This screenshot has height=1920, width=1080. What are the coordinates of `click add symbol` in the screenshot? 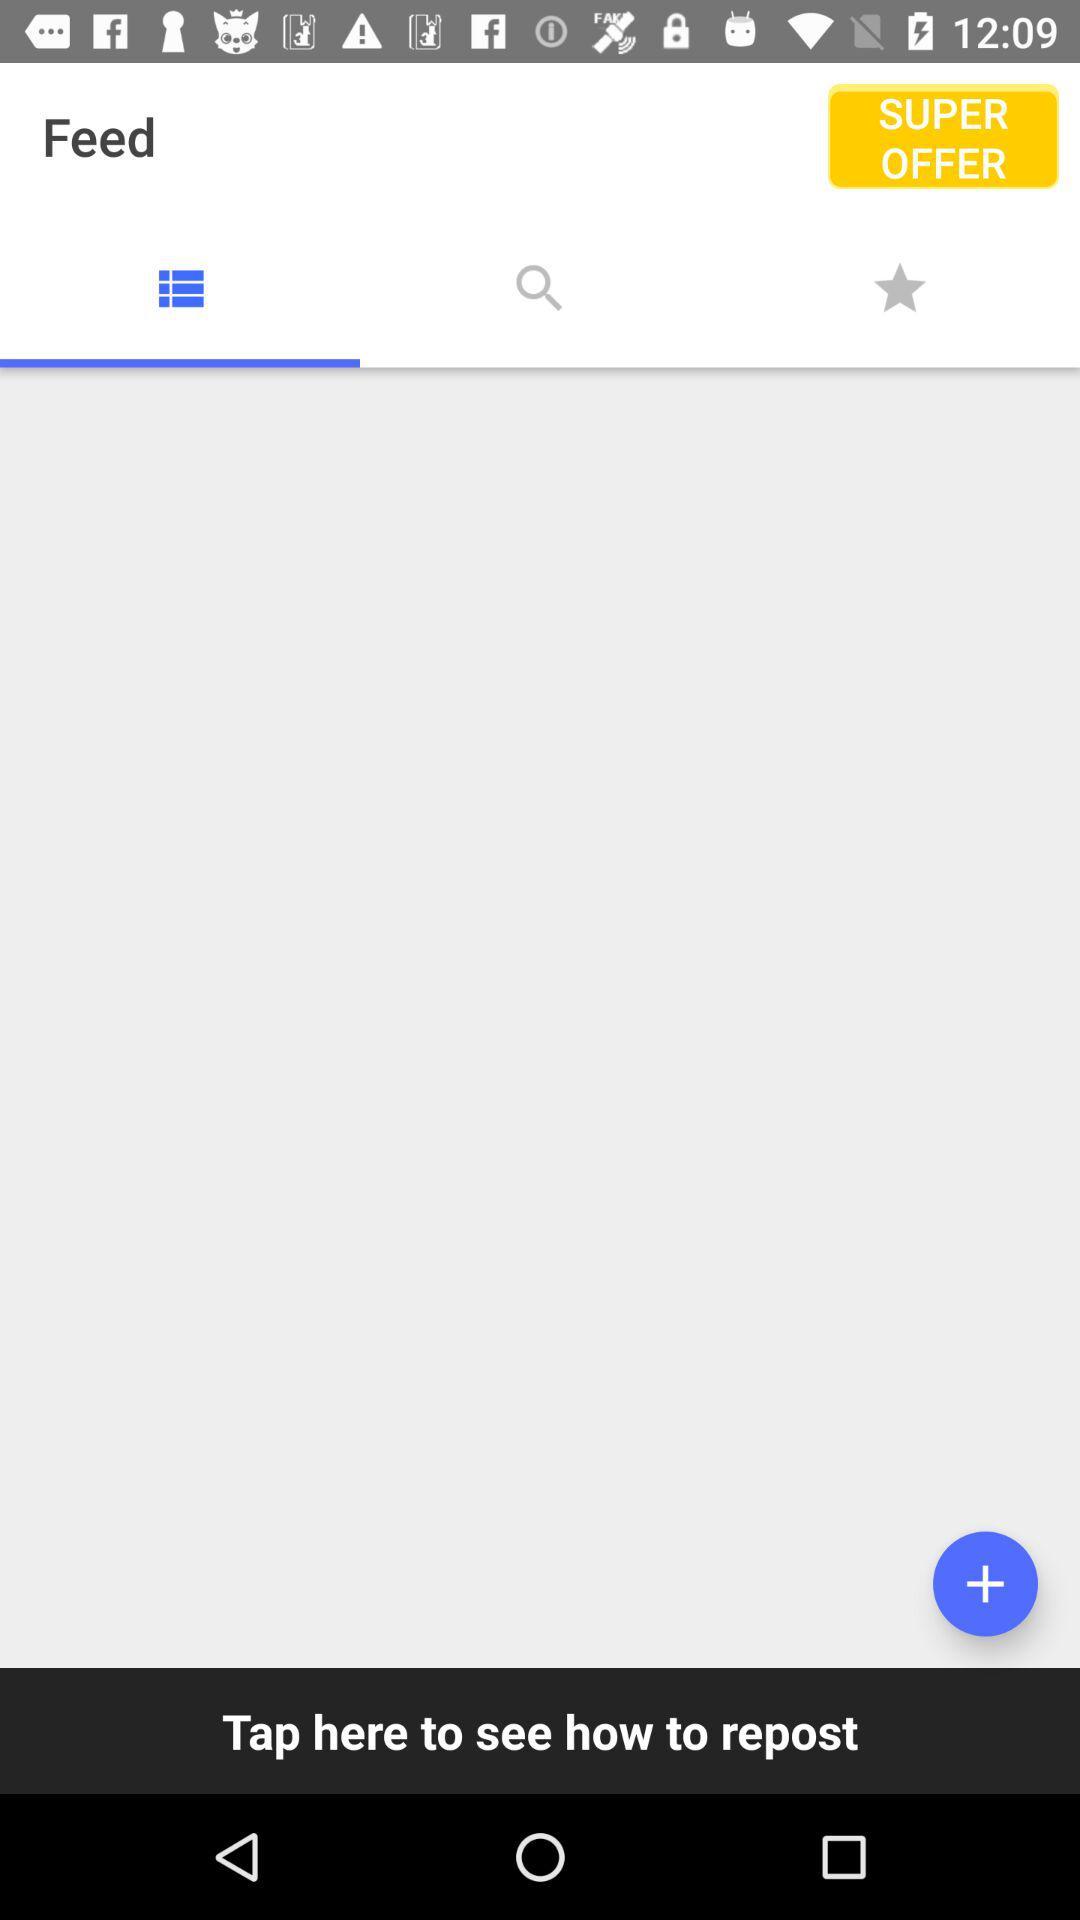 It's located at (984, 1583).